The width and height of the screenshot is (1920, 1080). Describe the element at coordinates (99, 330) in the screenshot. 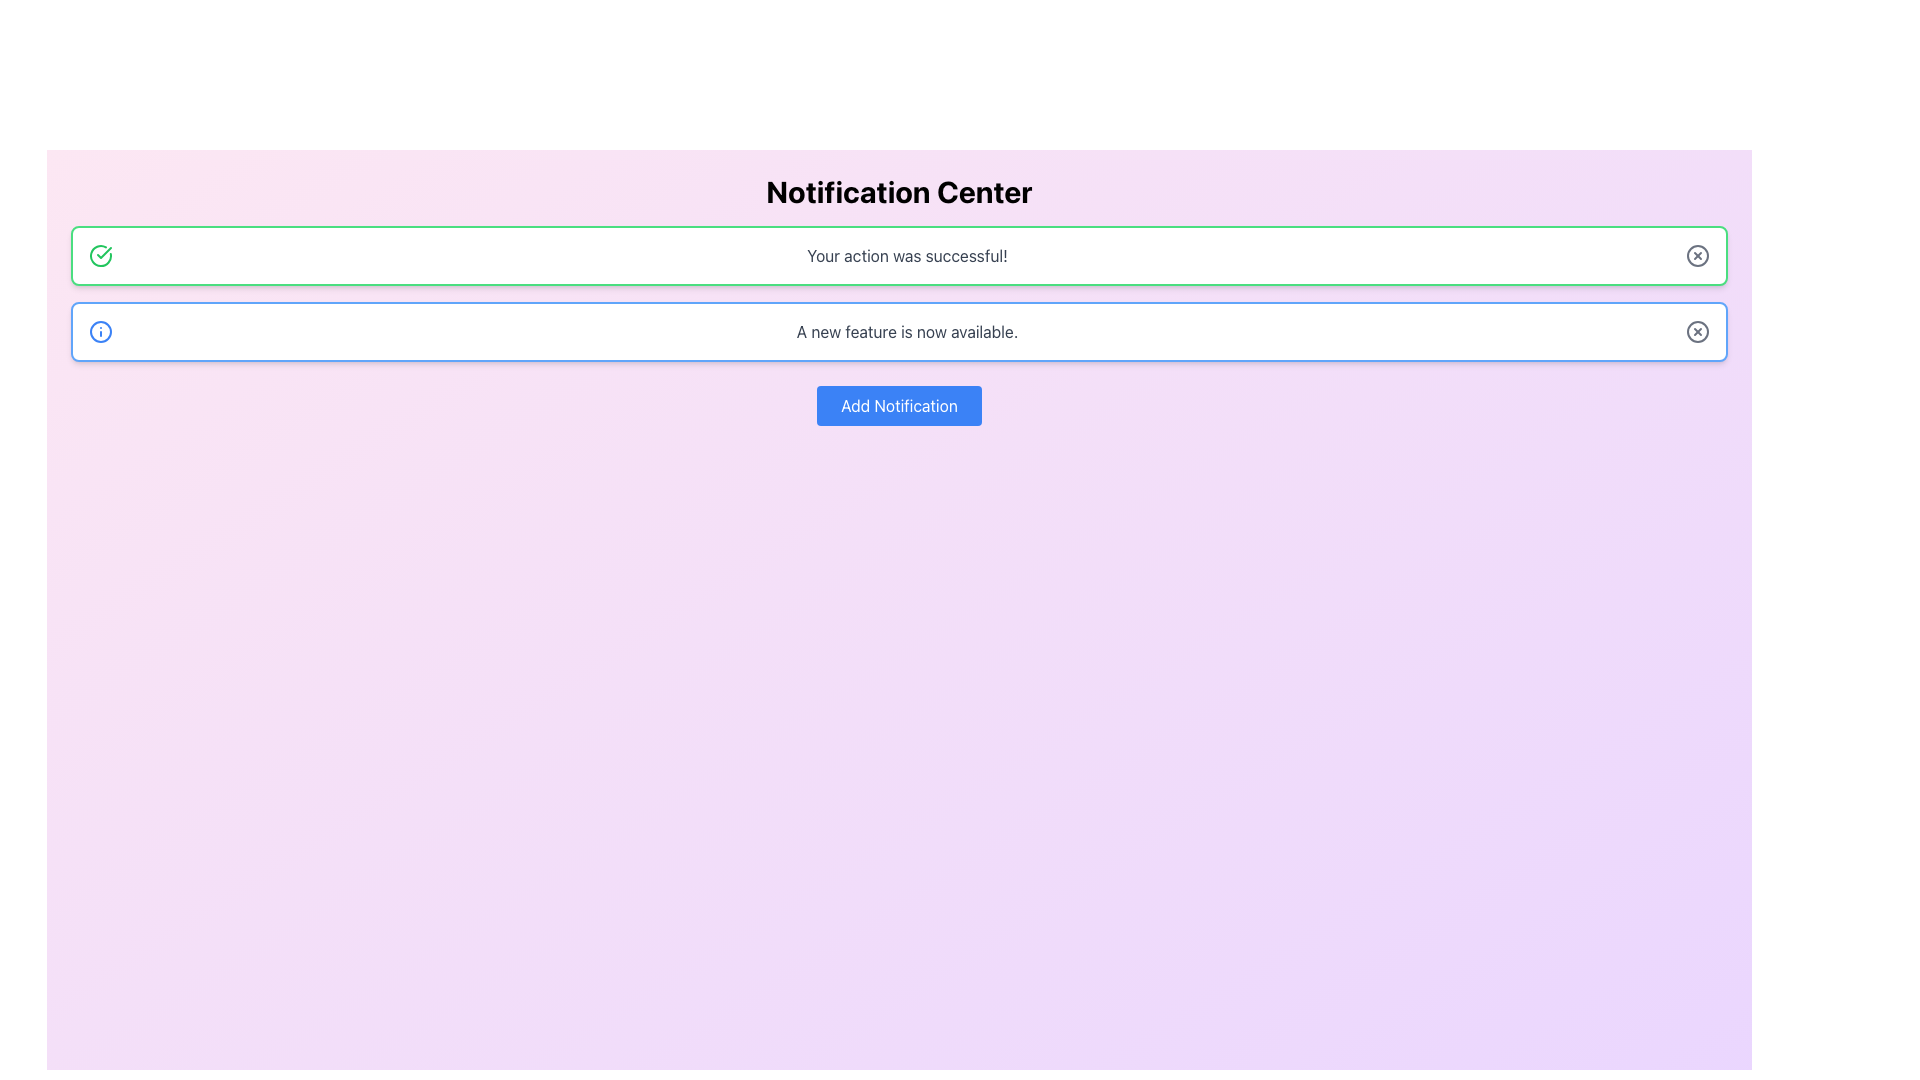

I see `the circular icon with a blue border and a small dot at its center, located within the second notification box, preceding the text 'A new feature is now available.'` at that location.